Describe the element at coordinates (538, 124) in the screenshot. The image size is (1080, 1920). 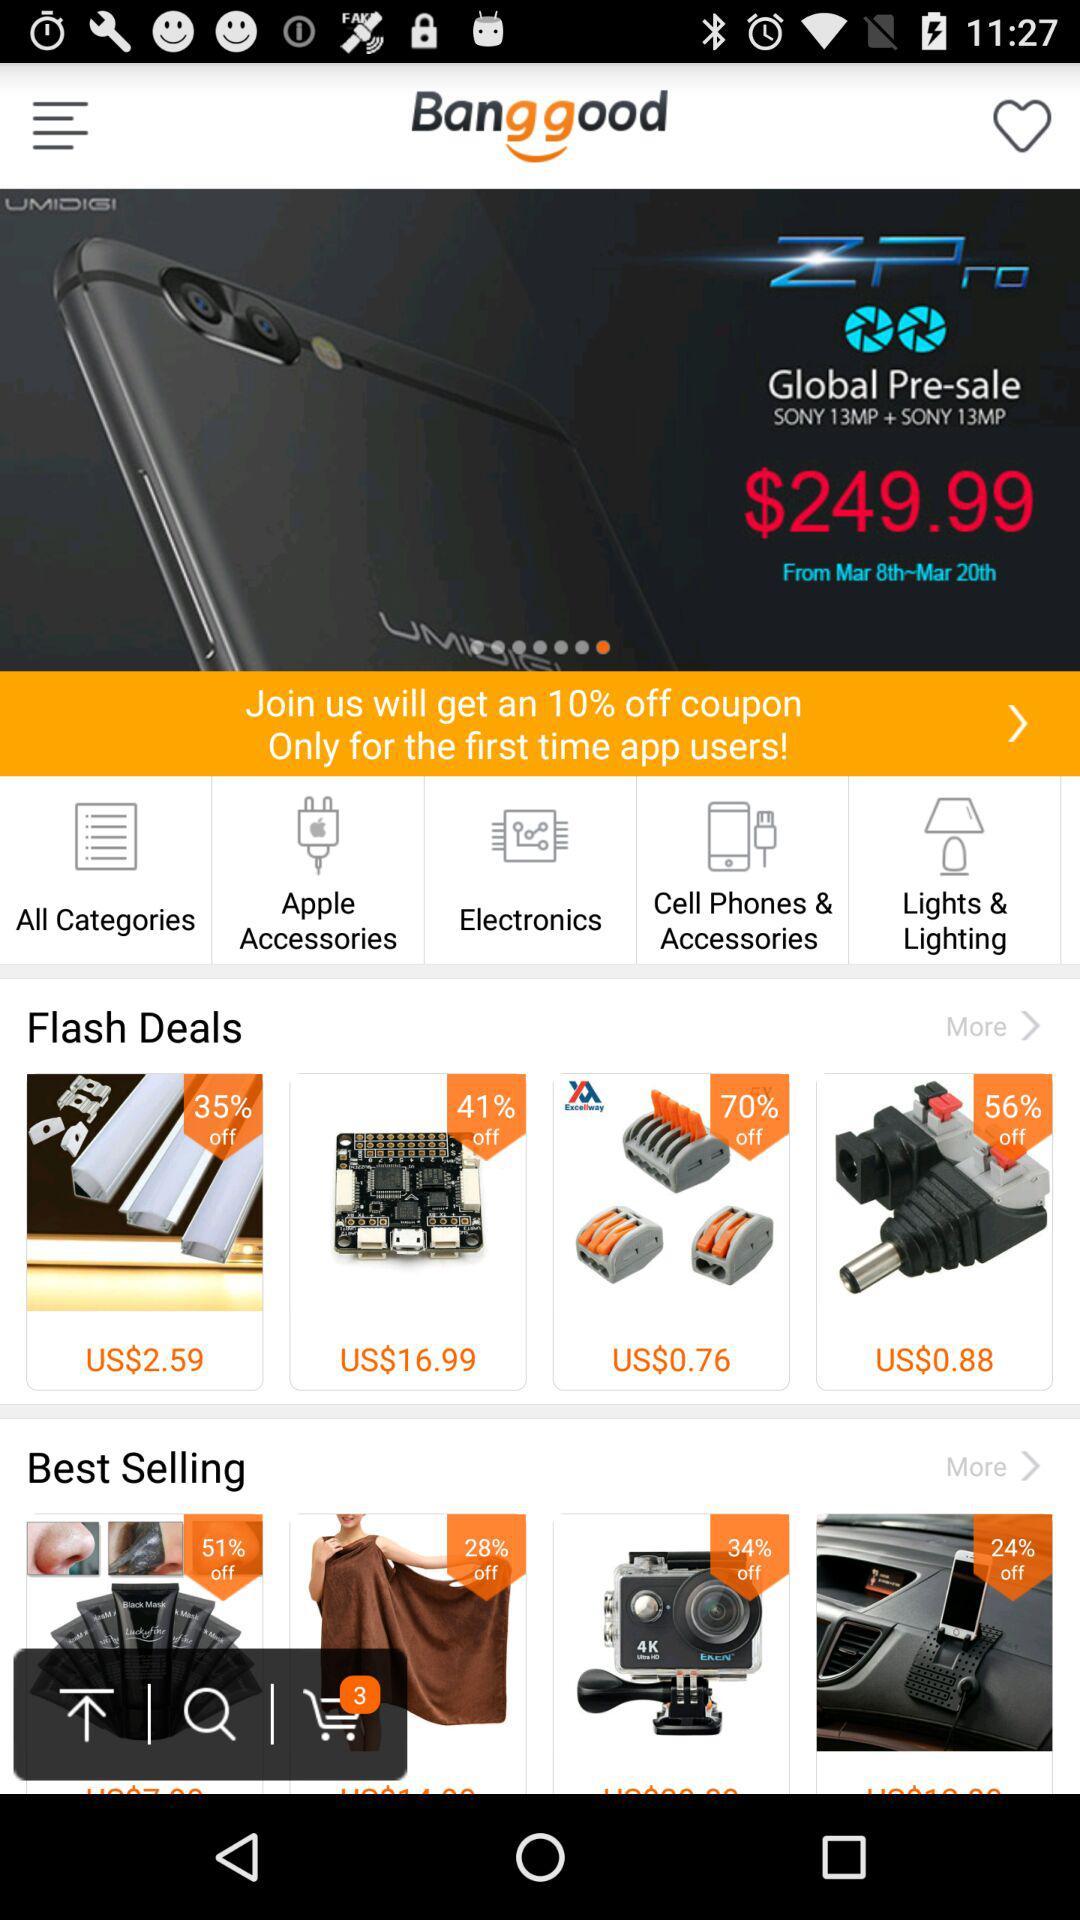
I see `bang good home link` at that location.